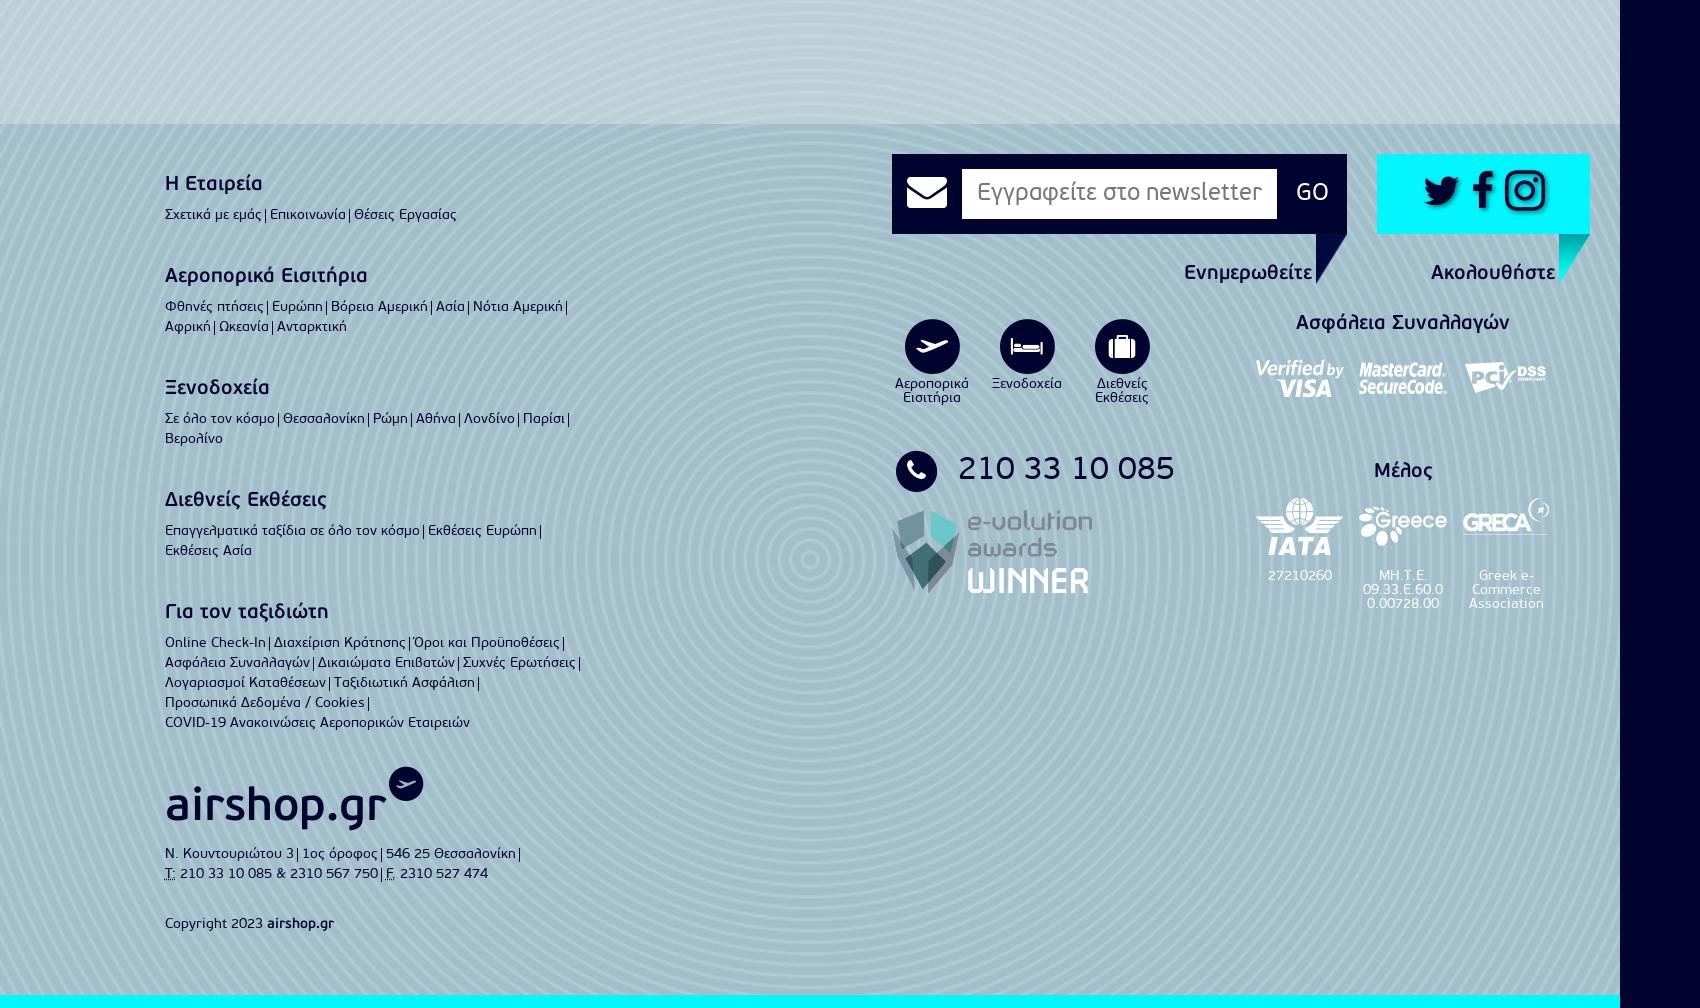  What do you see at coordinates (1402, 590) in the screenshot?
I see `'ΜΗ.Τ.Ε. 09.33.E.60.00.00728.00'` at bounding box center [1402, 590].